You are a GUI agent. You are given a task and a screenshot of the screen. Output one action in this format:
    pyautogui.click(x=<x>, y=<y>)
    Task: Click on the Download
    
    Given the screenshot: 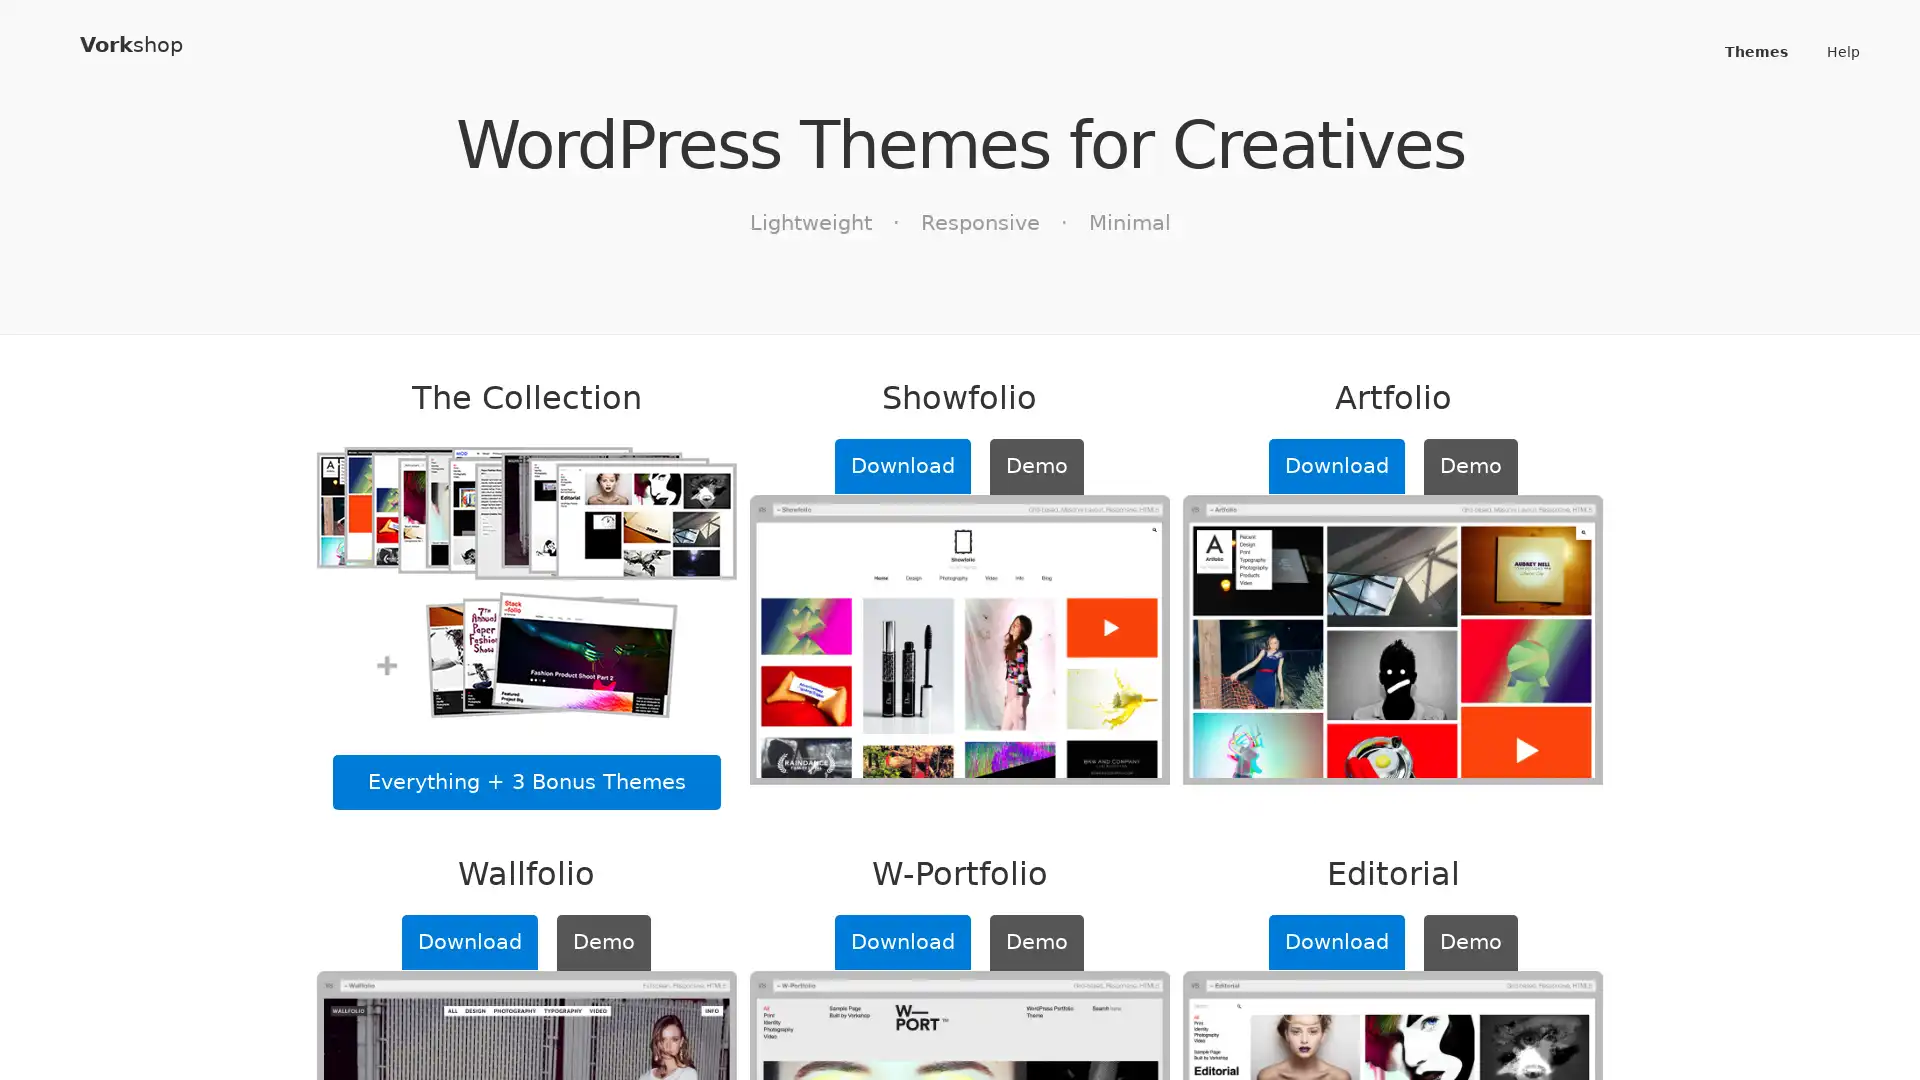 What is the action you would take?
    pyautogui.click(x=469, y=941)
    